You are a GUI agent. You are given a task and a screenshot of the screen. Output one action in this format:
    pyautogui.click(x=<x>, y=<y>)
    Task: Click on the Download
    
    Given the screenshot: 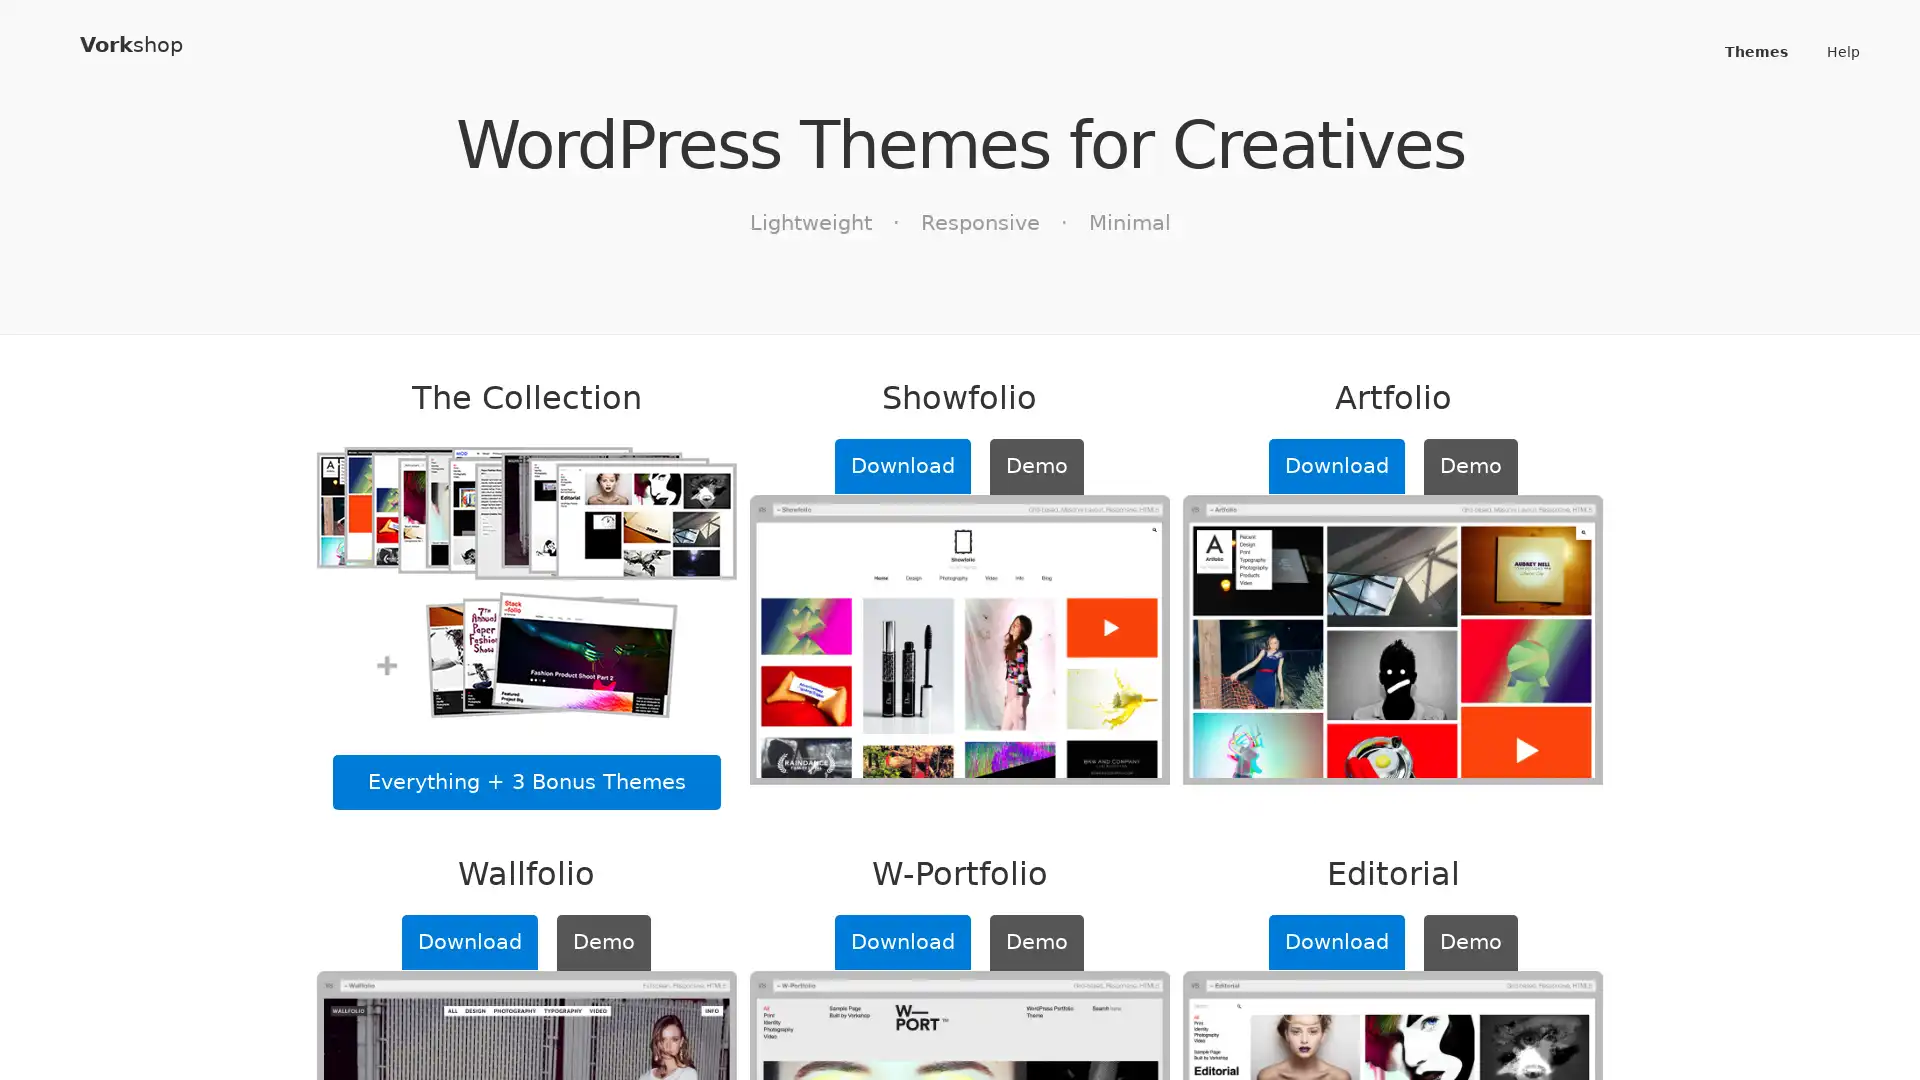 What is the action you would take?
    pyautogui.click(x=469, y=941)
    